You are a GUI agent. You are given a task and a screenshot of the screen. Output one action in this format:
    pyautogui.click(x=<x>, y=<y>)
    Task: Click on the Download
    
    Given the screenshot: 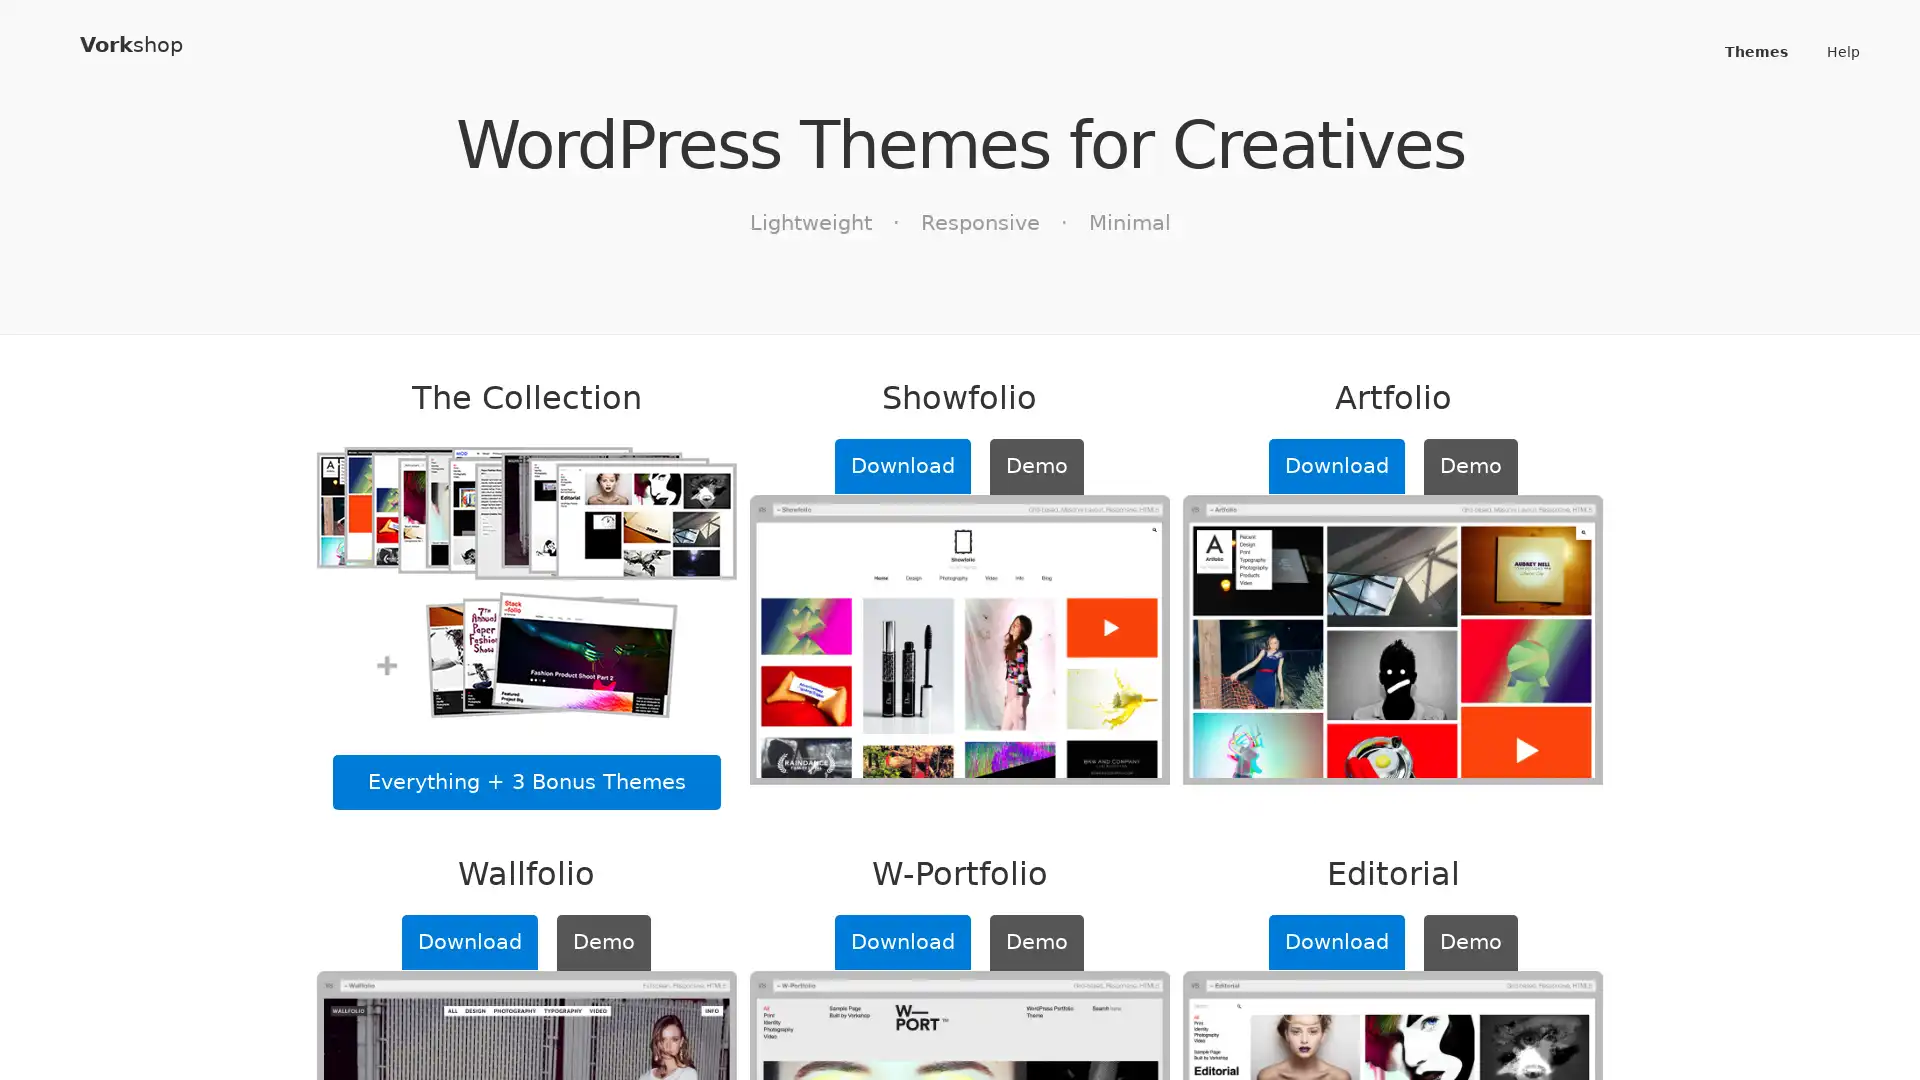 What is the action you would take?
    pyautogui.click(x=469, y=941)
    